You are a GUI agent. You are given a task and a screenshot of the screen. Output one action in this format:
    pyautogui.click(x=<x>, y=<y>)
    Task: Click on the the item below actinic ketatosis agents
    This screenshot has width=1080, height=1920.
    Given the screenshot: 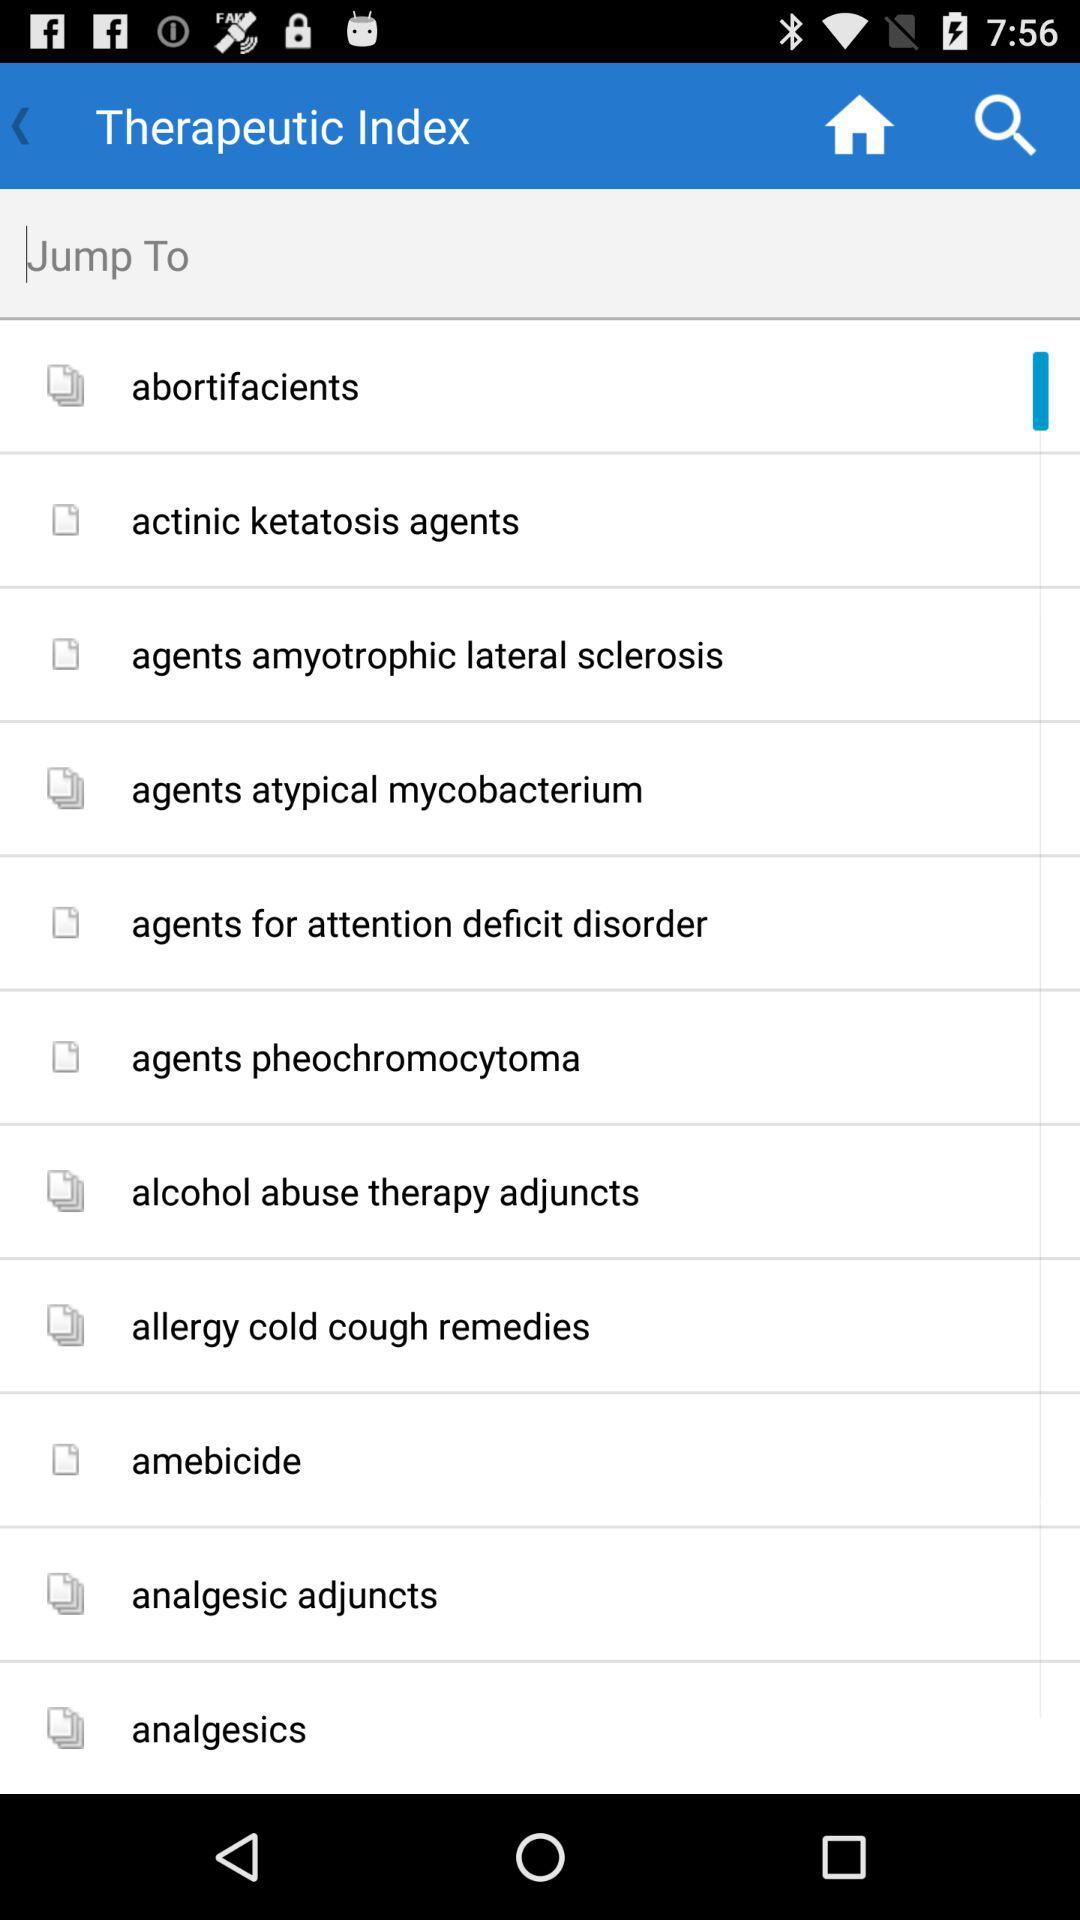 What is the action you would take?
    pyautogui.click(x=597, y=654)
    